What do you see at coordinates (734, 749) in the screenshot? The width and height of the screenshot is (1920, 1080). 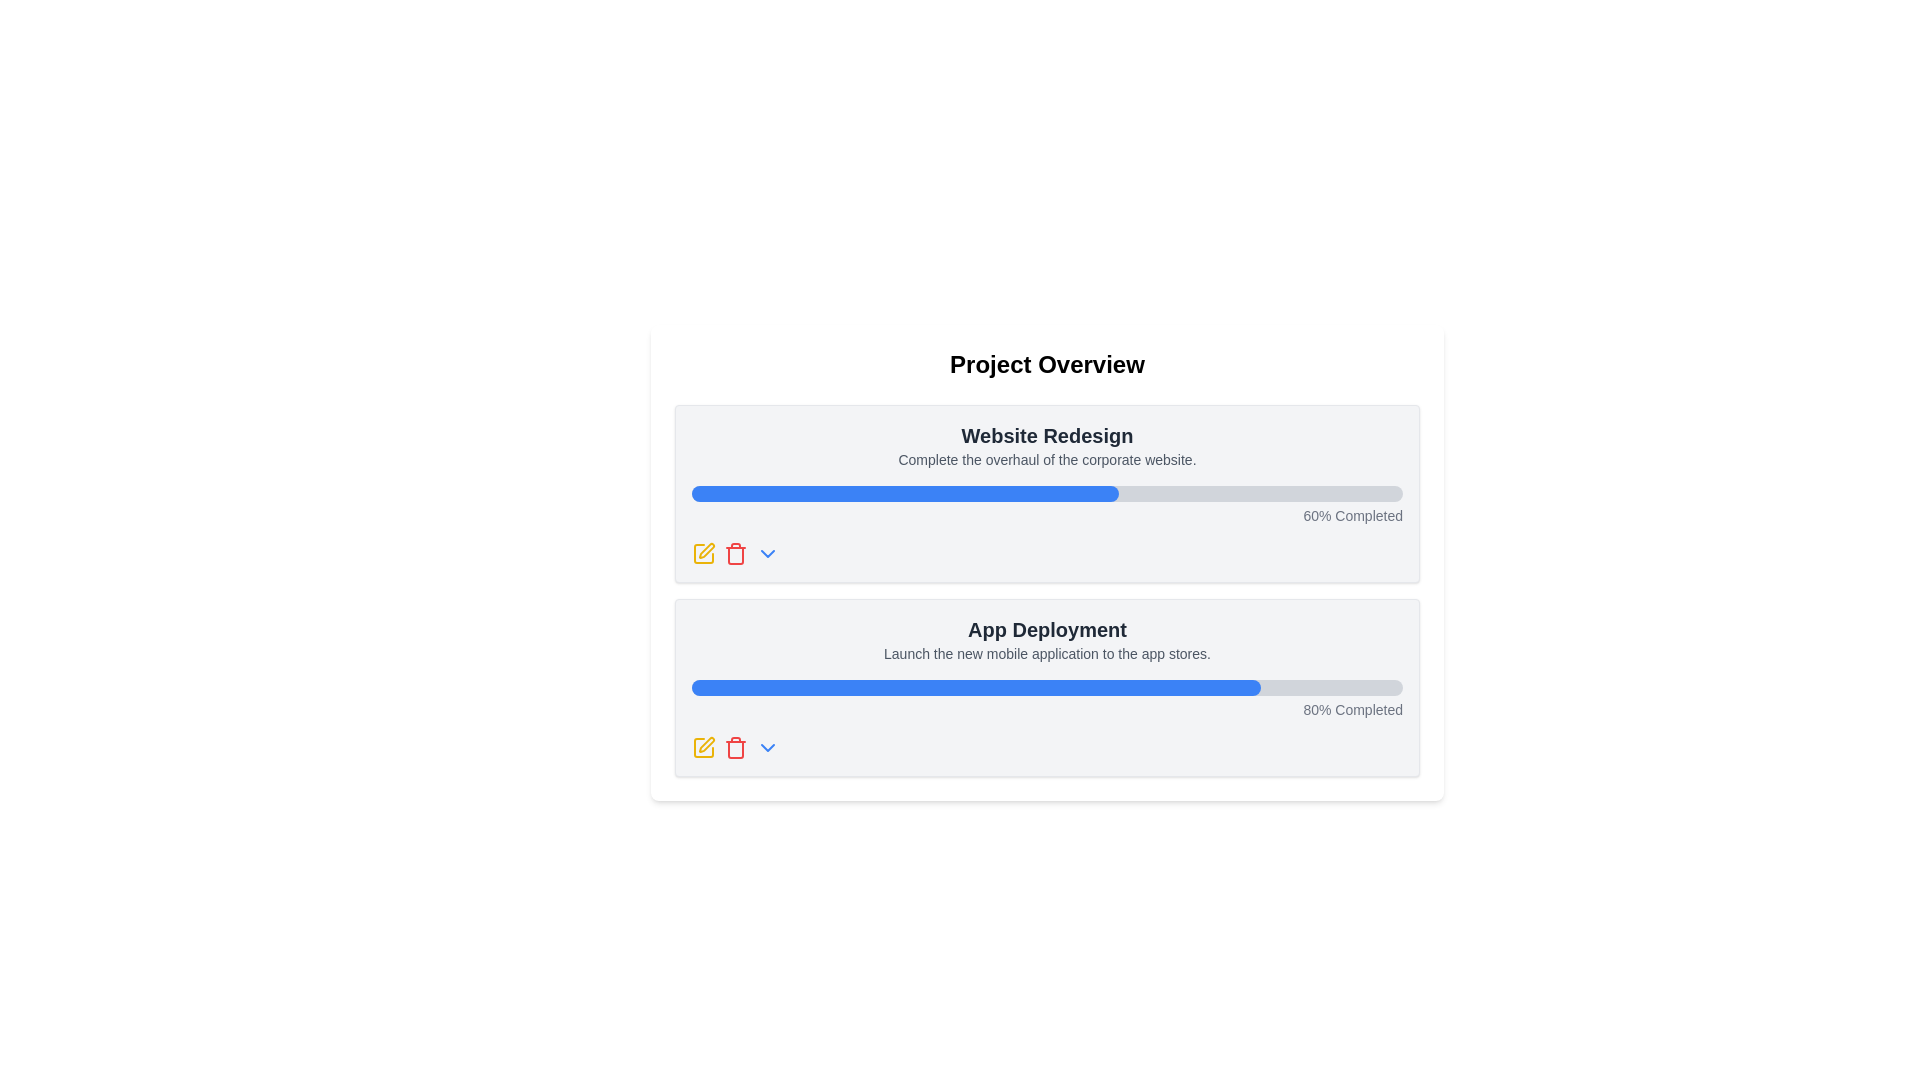 I see `the delete icon located in the lower project card next to the progress bar and adjacent to the yellow edit icon` at bounding box center [734, 749].